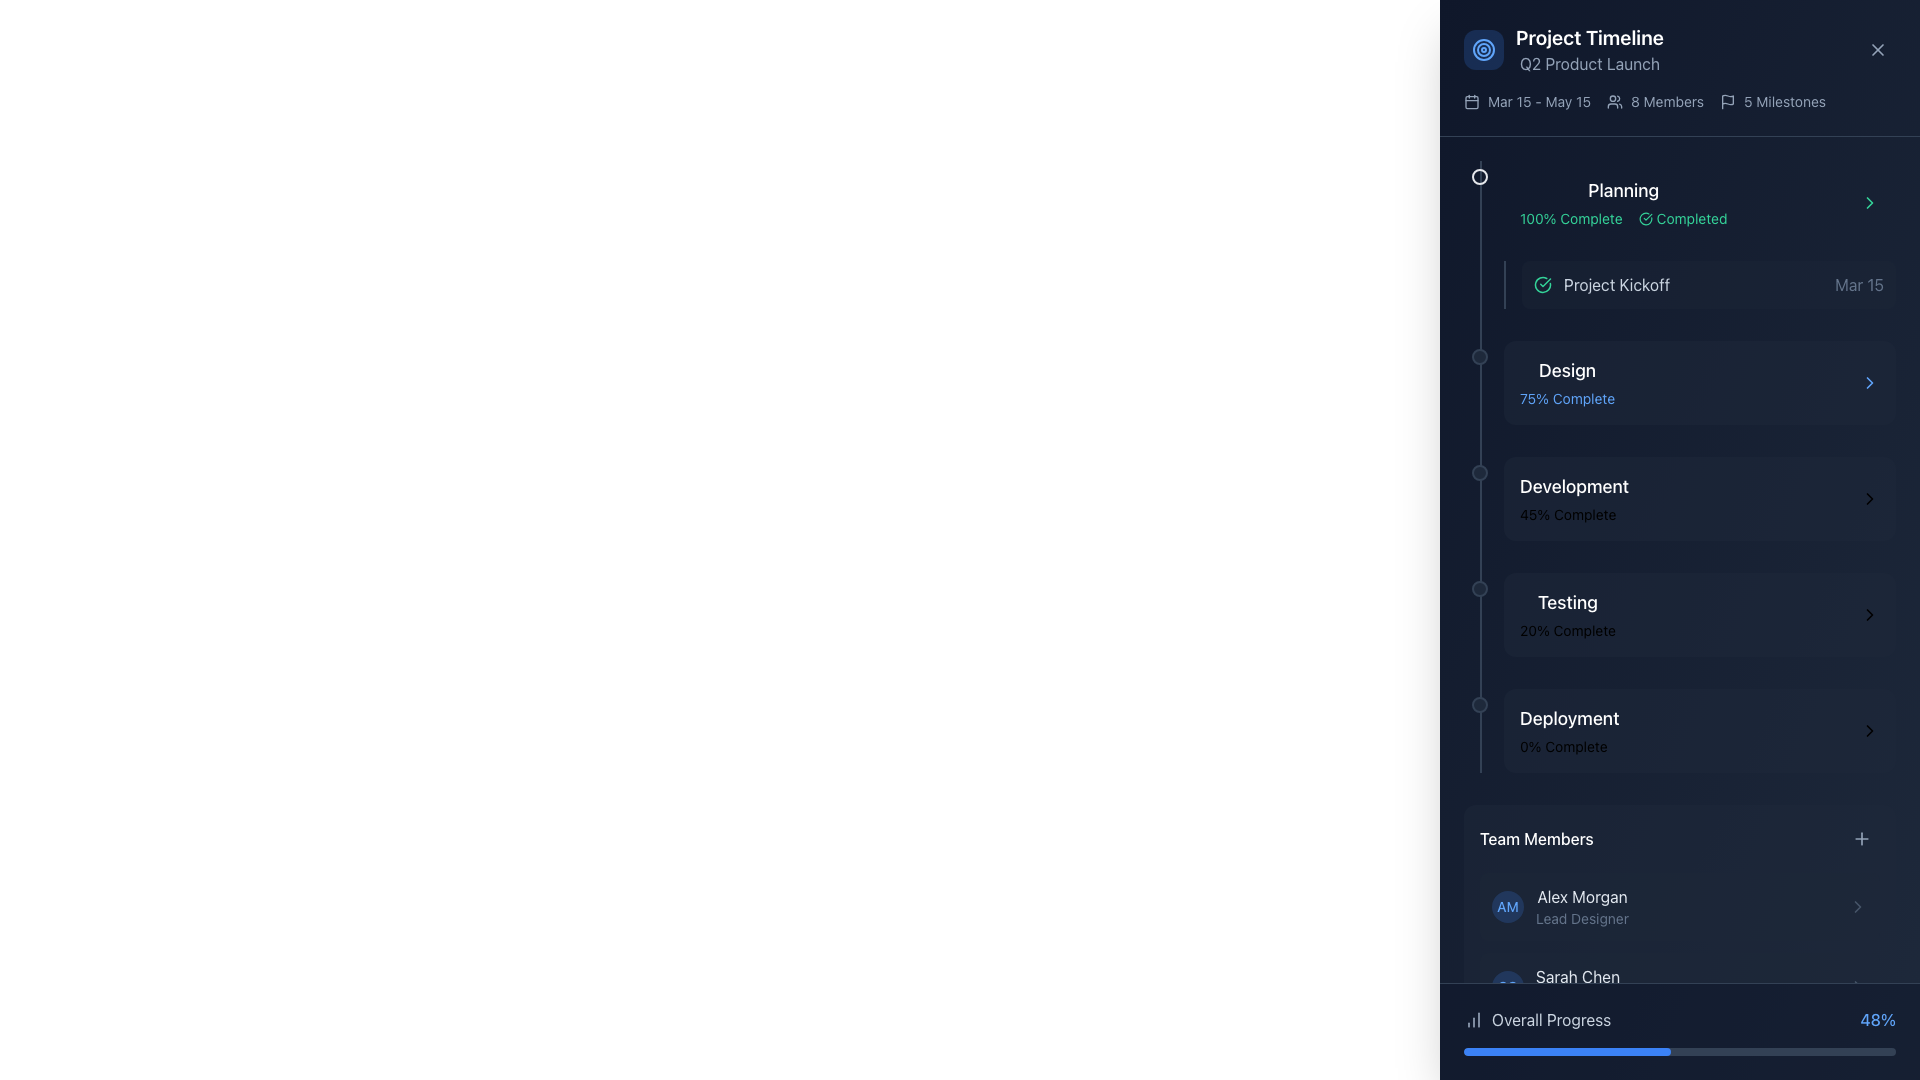 The image size is (1920, 1080). Describe the element at coordinates (1566, 382) in the screenshot. I see `information displayed on the label showing 'Design' in large, bold white letters and '75% Complete' in smaller, light blue text, located in the second section under the 'Planning' category of the project timeline interface` at that location.